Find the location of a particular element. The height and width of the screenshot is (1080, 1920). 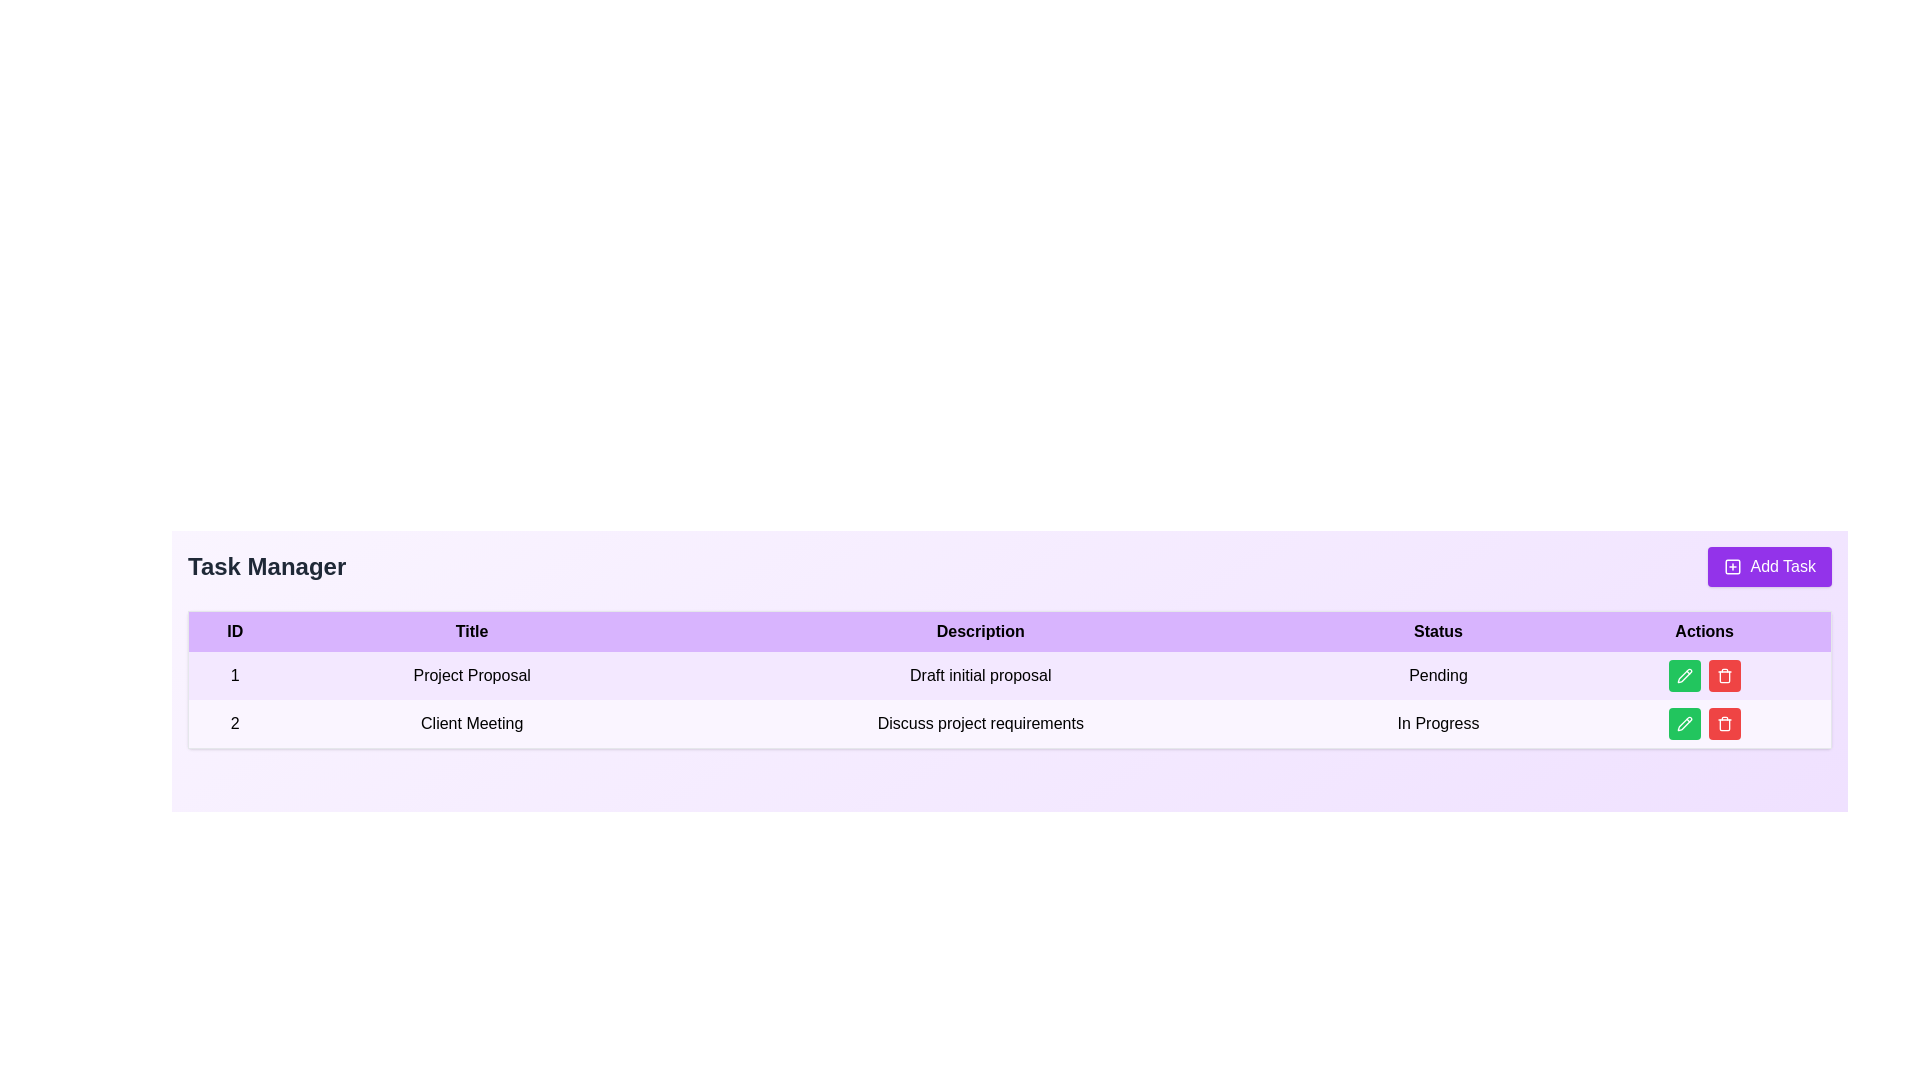

the pencil icon in the 'Actions' column of the second row of the task table is located at coordinates (1683, 724).